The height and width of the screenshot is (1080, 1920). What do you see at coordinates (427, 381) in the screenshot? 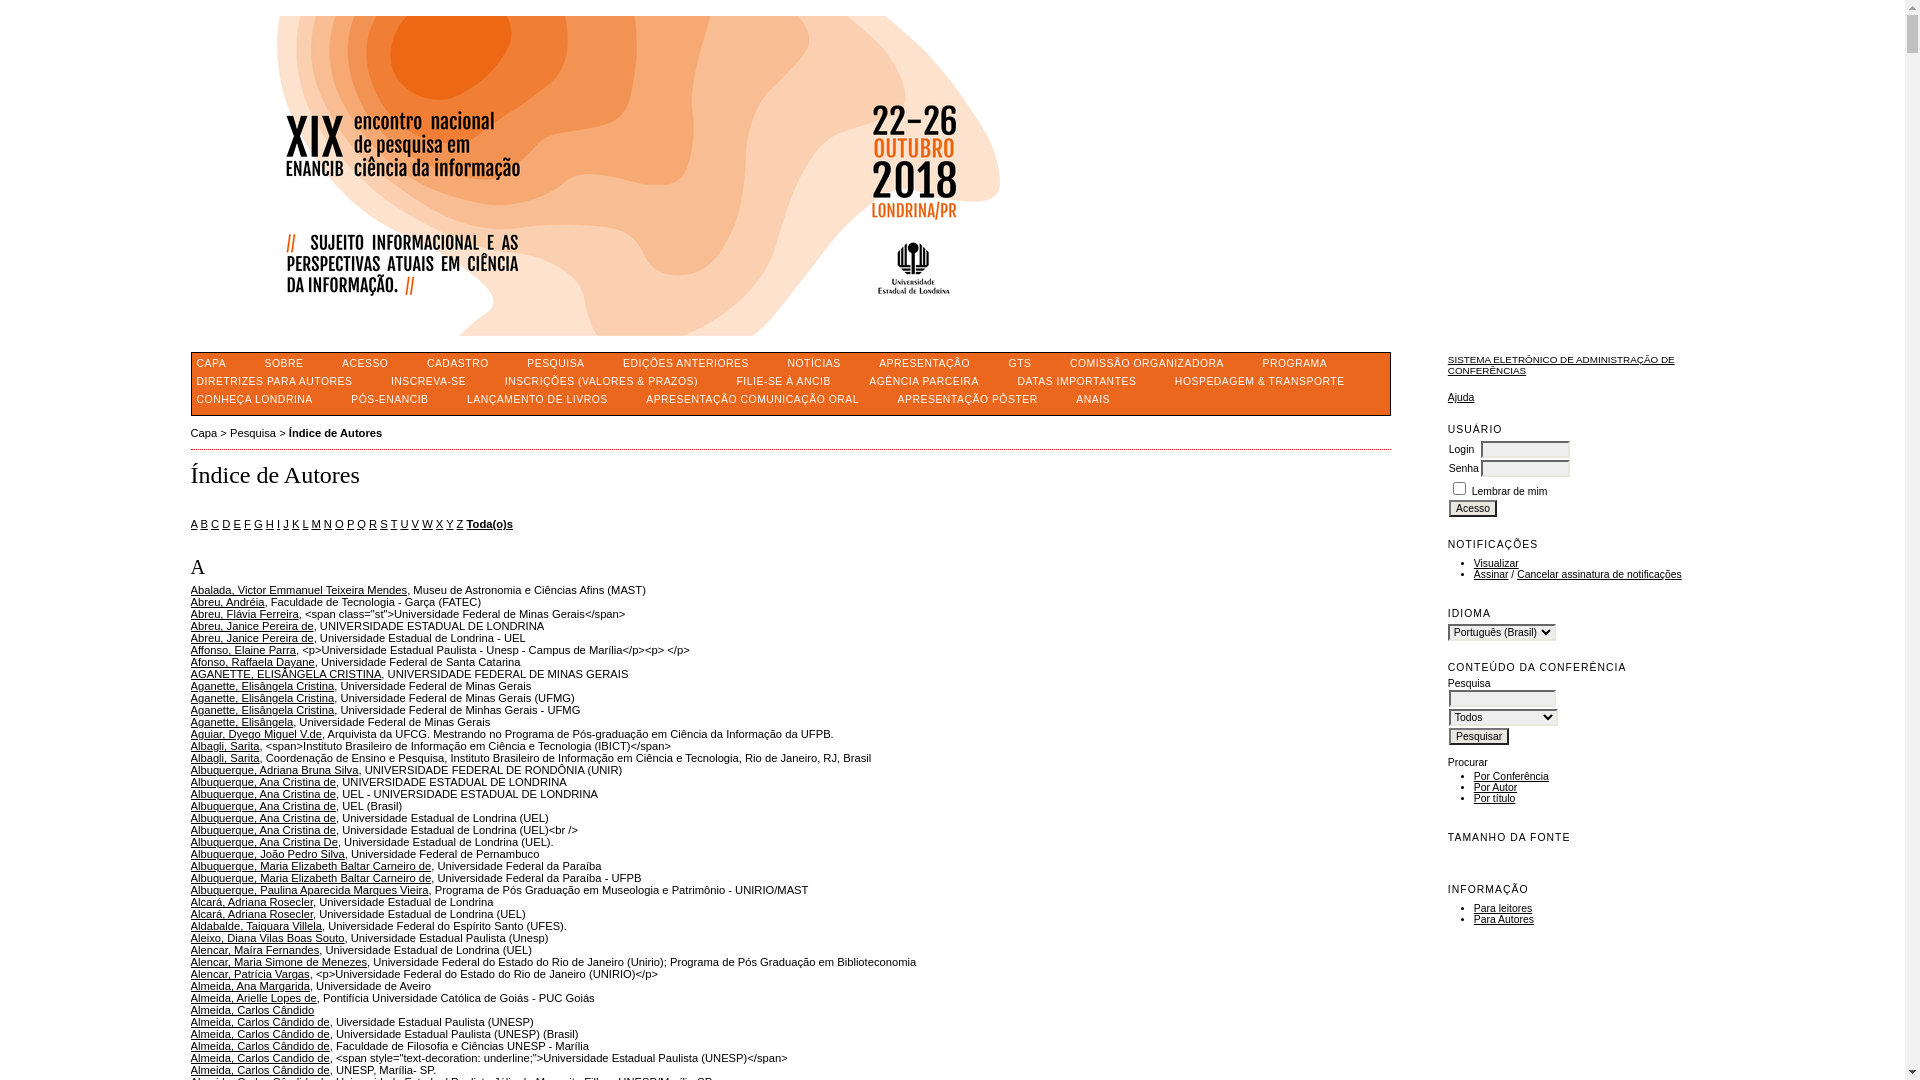
I see `'INSCREVA-SE'` at bounding box center [427, 381].